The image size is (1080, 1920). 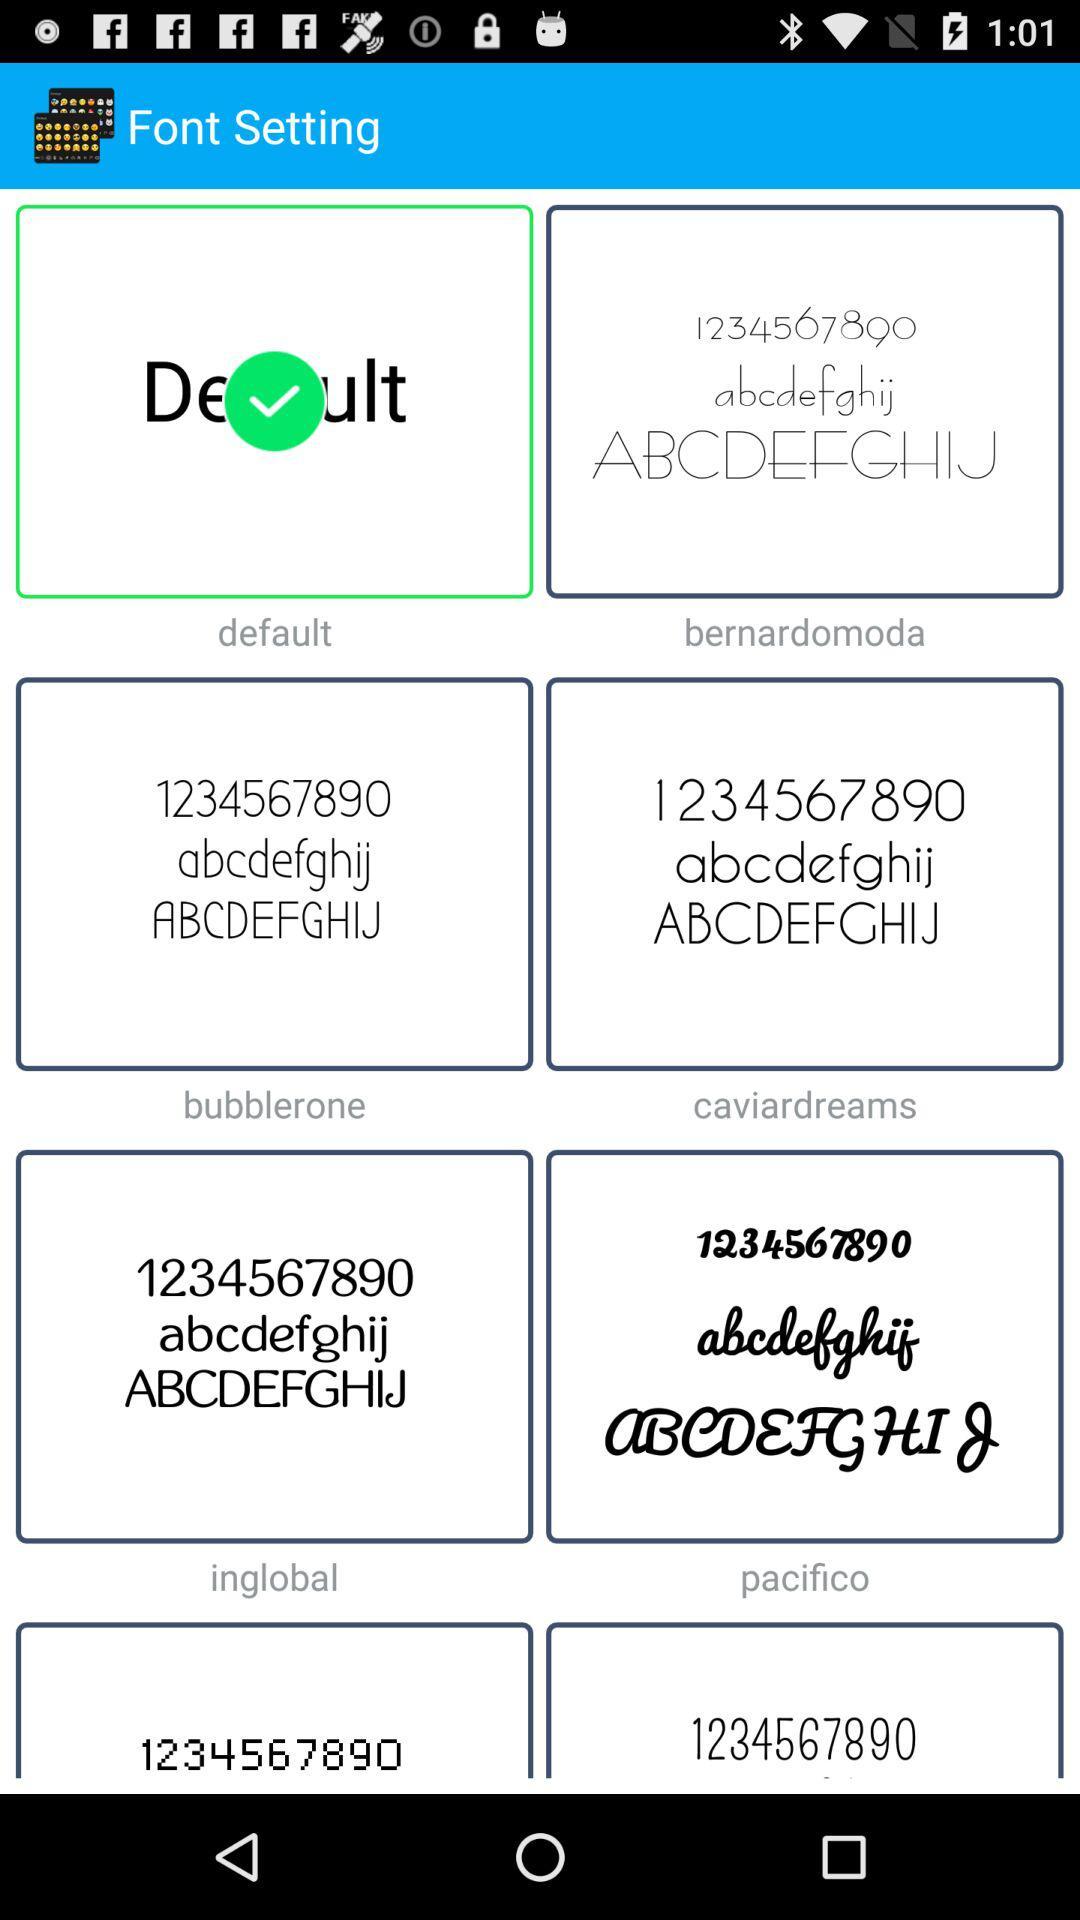 What do you see at coordinates (73, 124) in the screenshot?
I see `the font setting icon` at bounding box center [73, 124].